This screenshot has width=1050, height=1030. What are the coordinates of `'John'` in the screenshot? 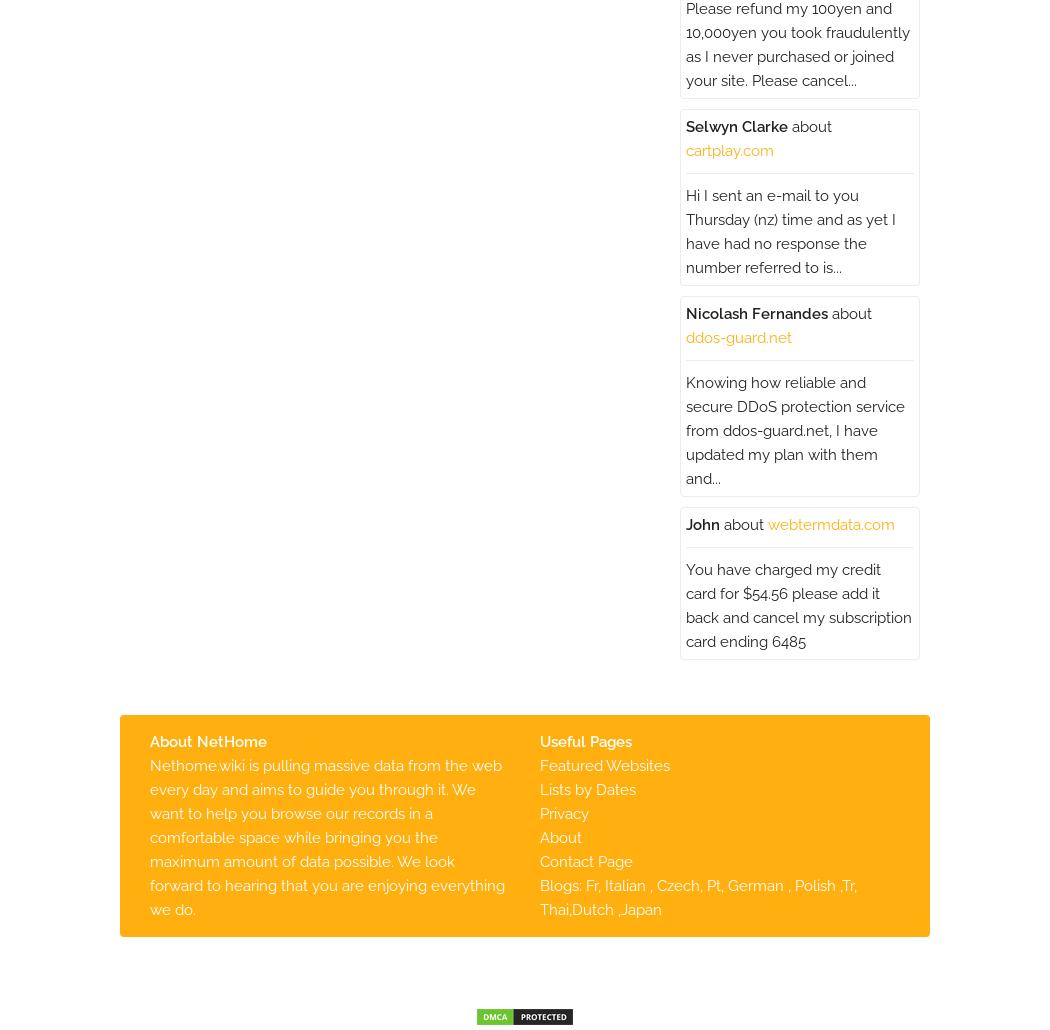 It's located at (704, 523).